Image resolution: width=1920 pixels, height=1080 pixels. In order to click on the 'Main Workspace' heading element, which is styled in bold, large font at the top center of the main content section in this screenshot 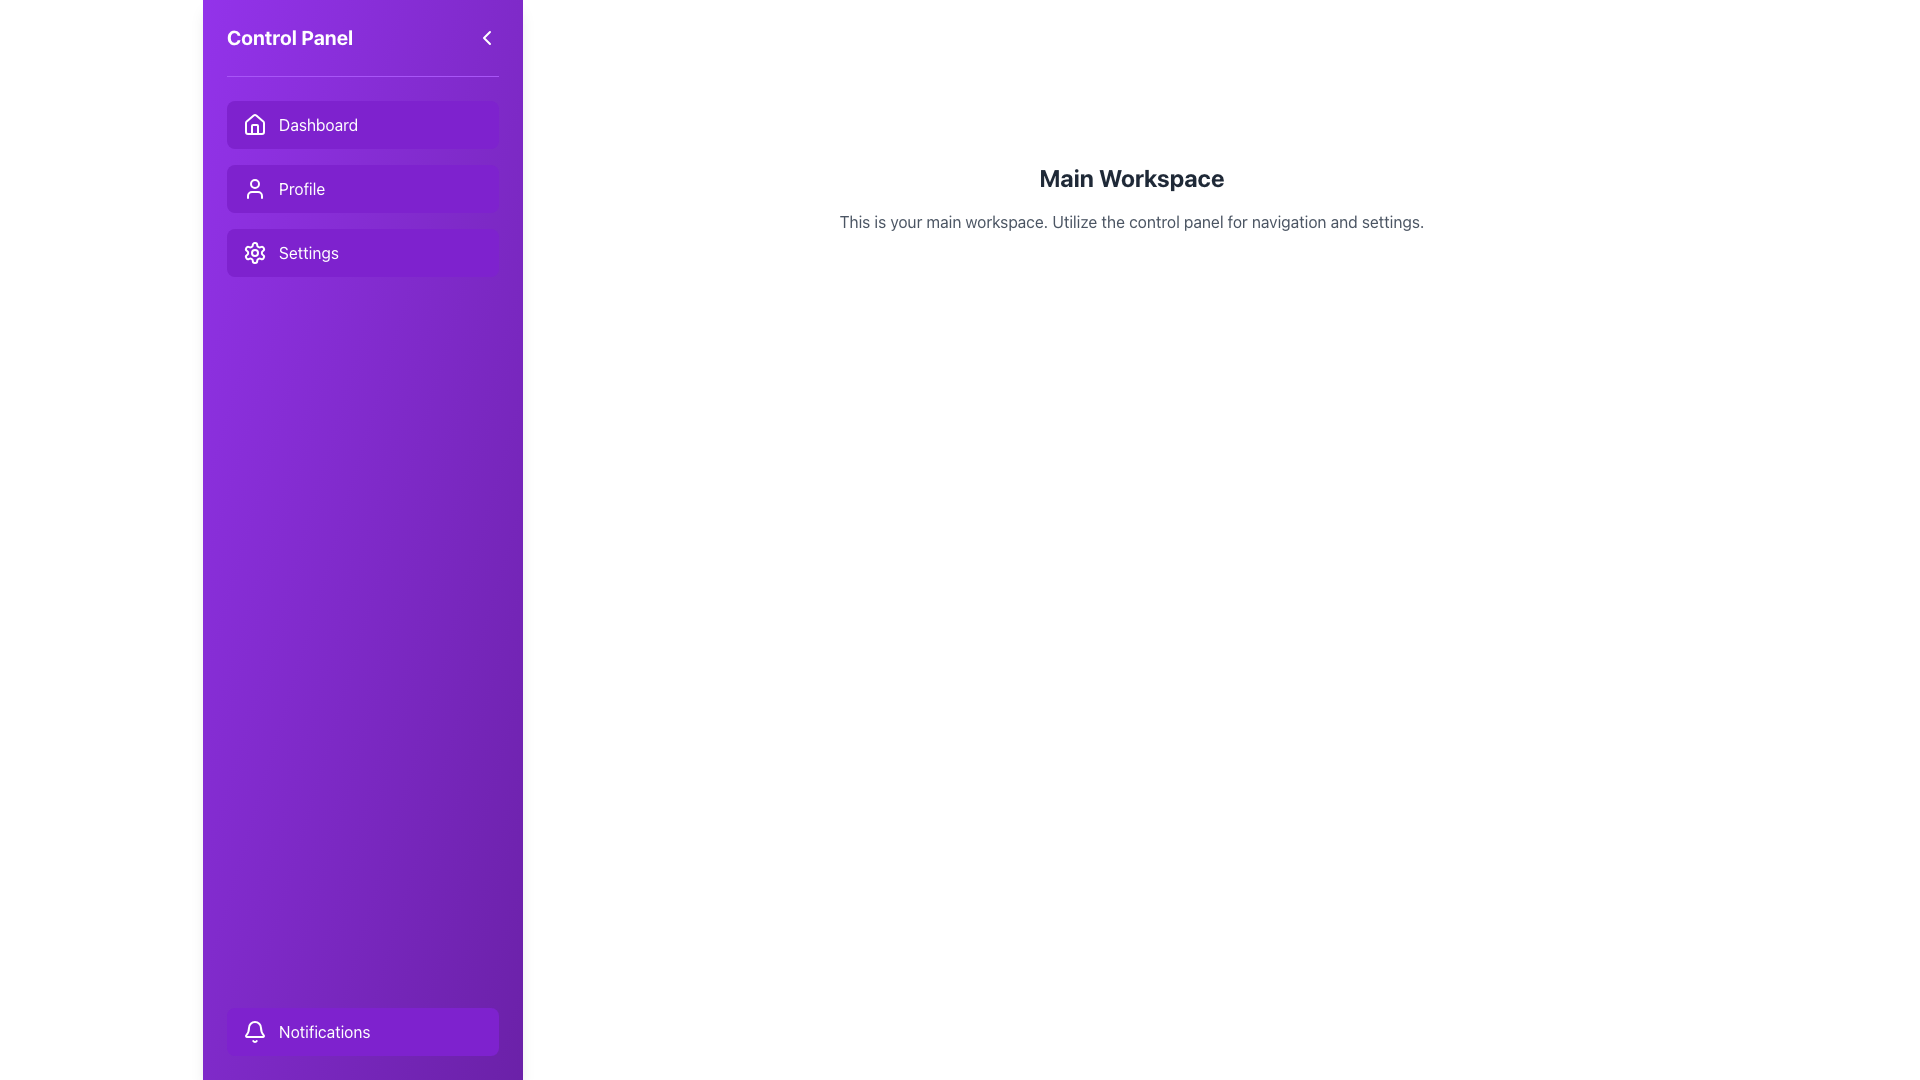, I will do `click(1132, 176)`.